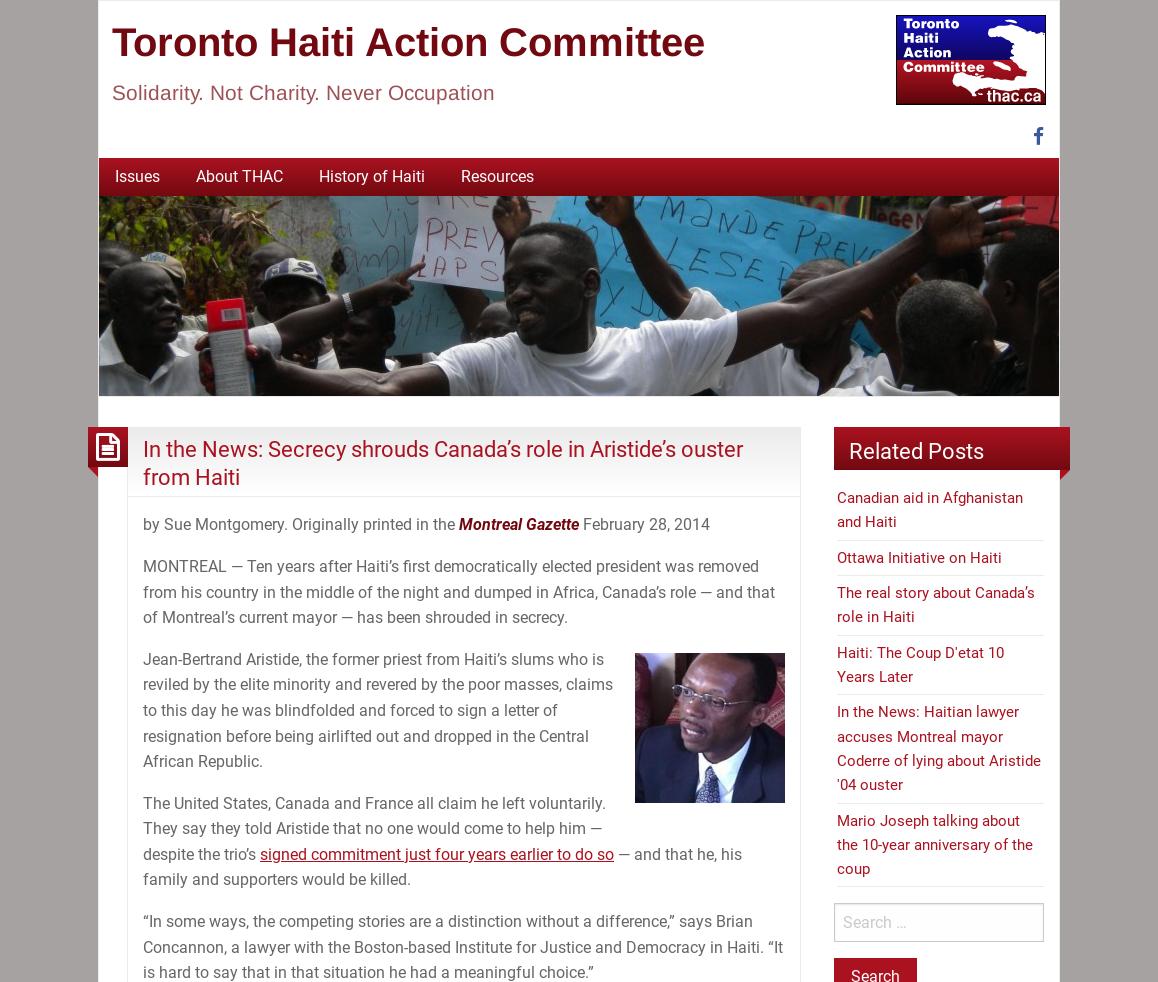 The height and width of the screenshot is (982, 1158). I want to click on 'Mario Joseph talking about the 10-year anniversary of the coup', so click(933, 844).